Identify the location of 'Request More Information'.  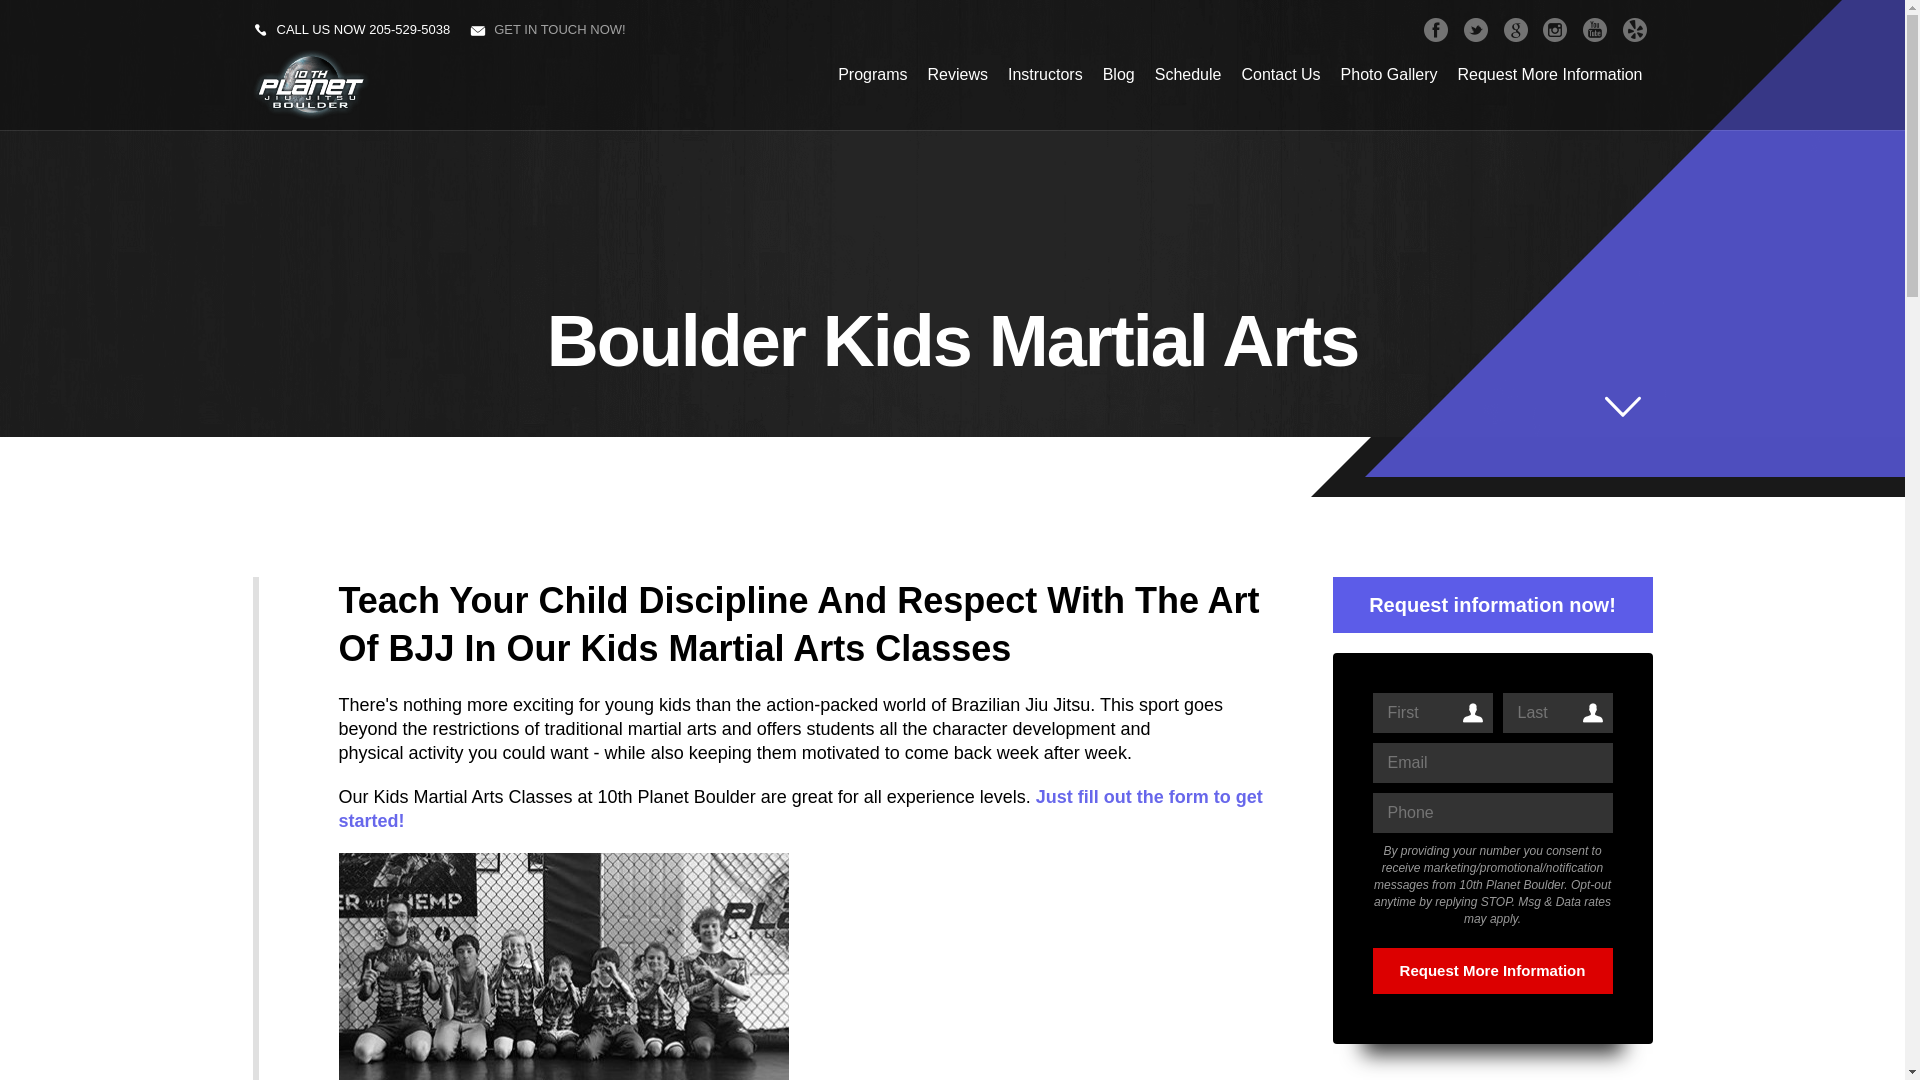
(1549, 73).